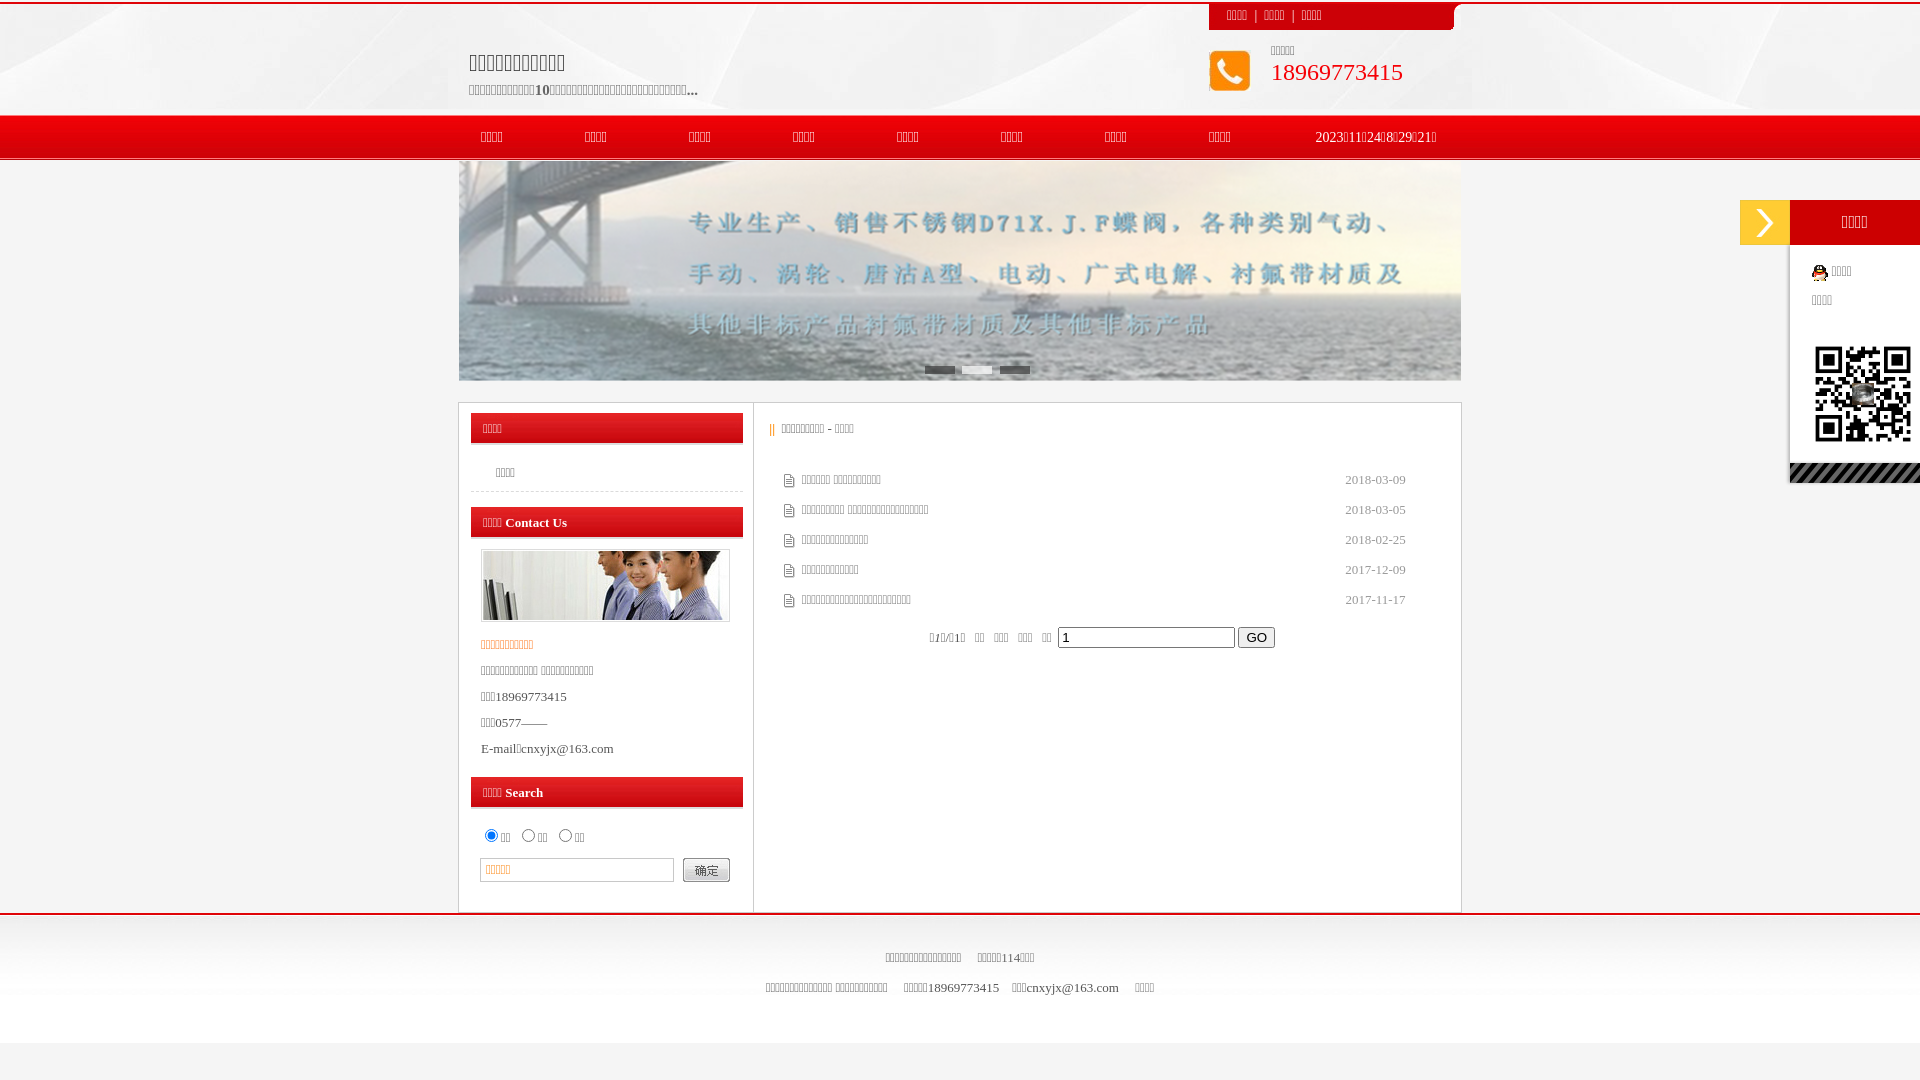 This screenshot has height=1080, width=1920. I want to click on 'GO', so click(1255, 636).